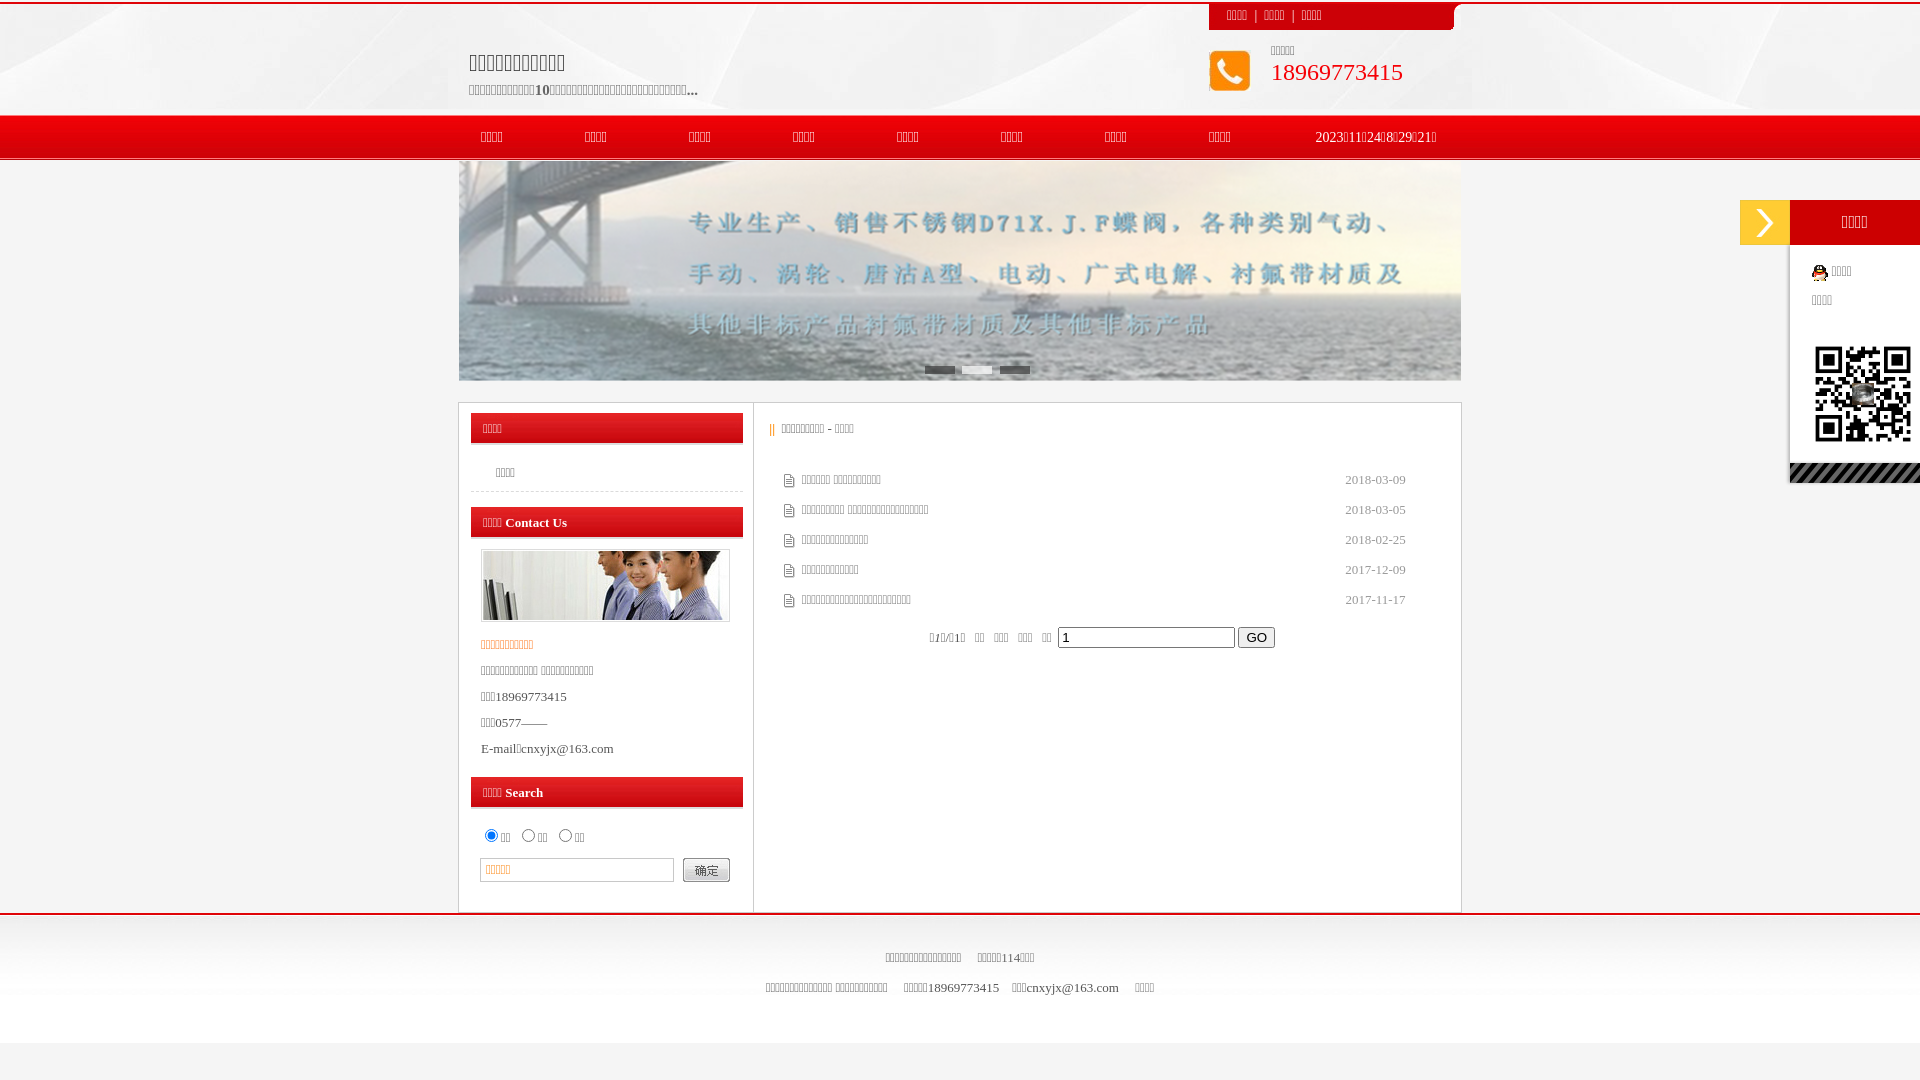 This screenshot has height=1080, width=1920. I want to click on 'GO', so click(1255, 636).